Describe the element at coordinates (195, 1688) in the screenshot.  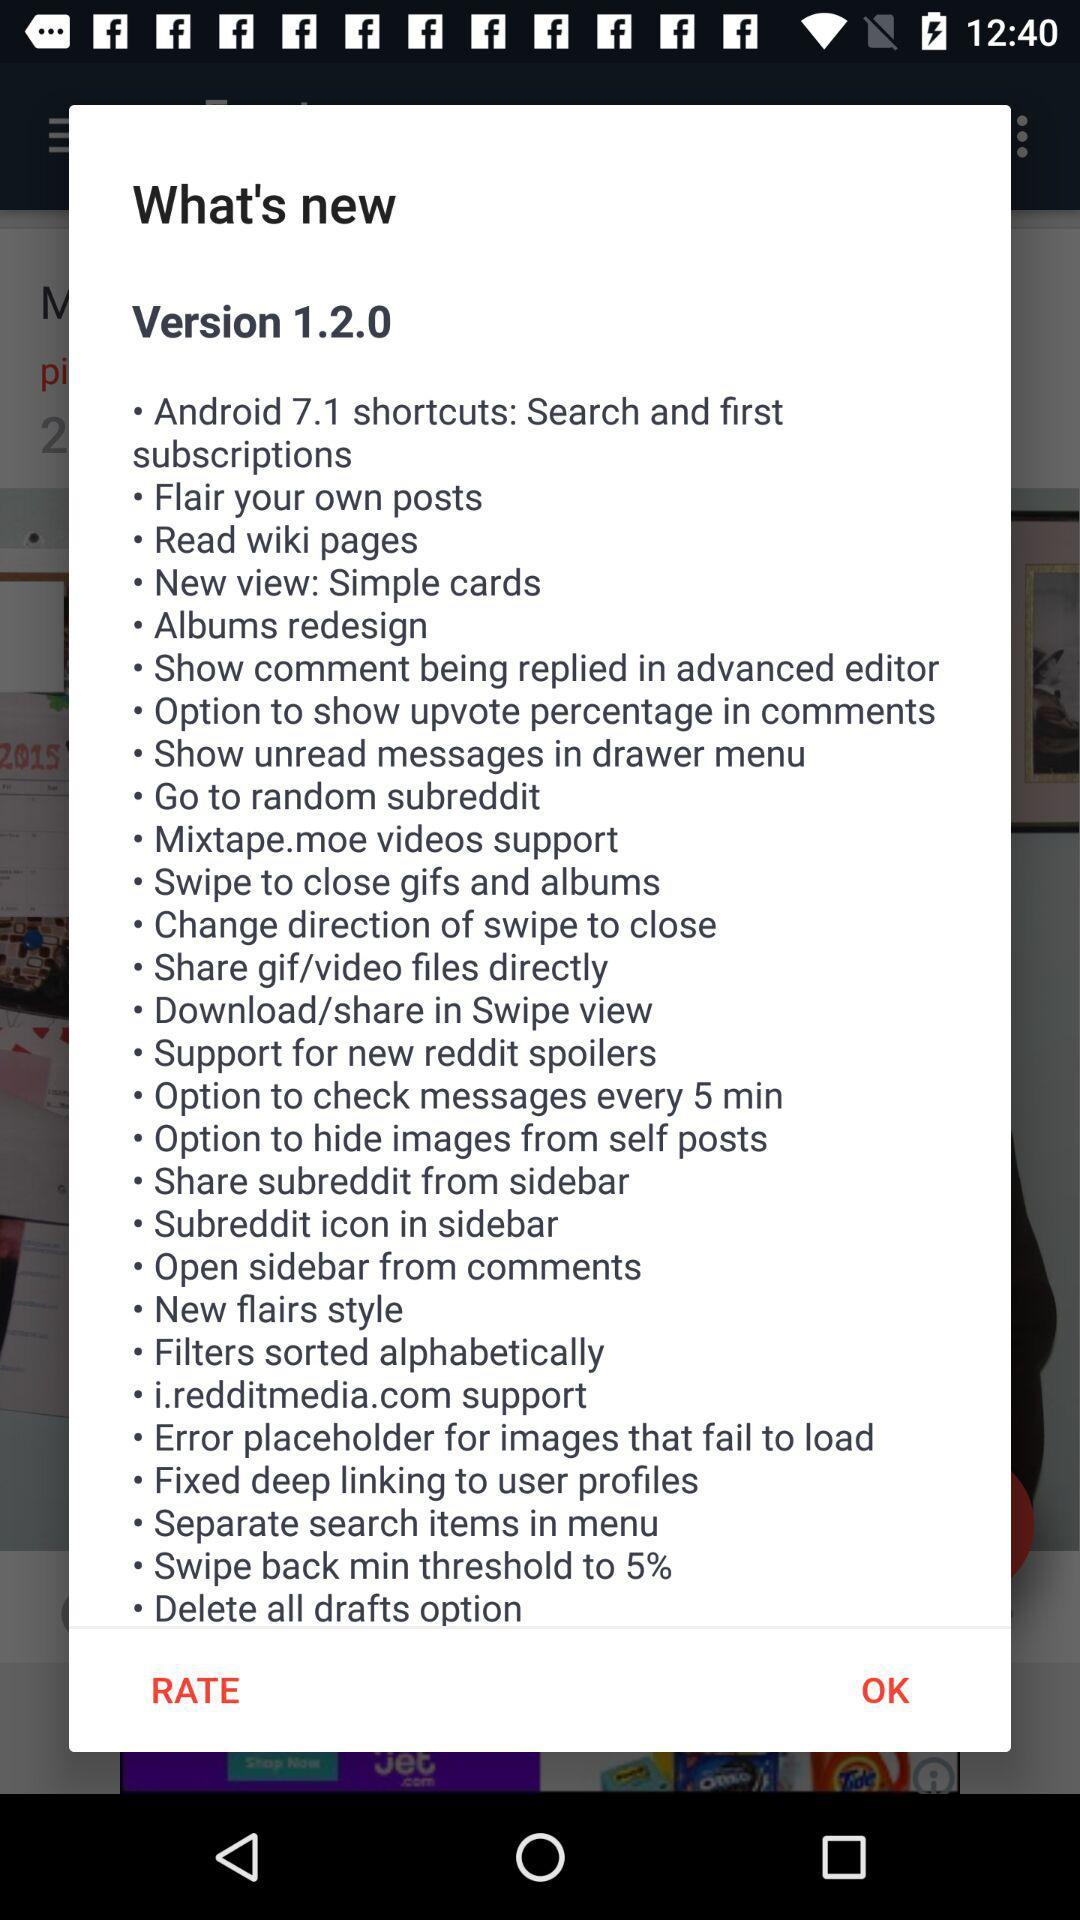
I see `item below the version 1 2 item` at that location.